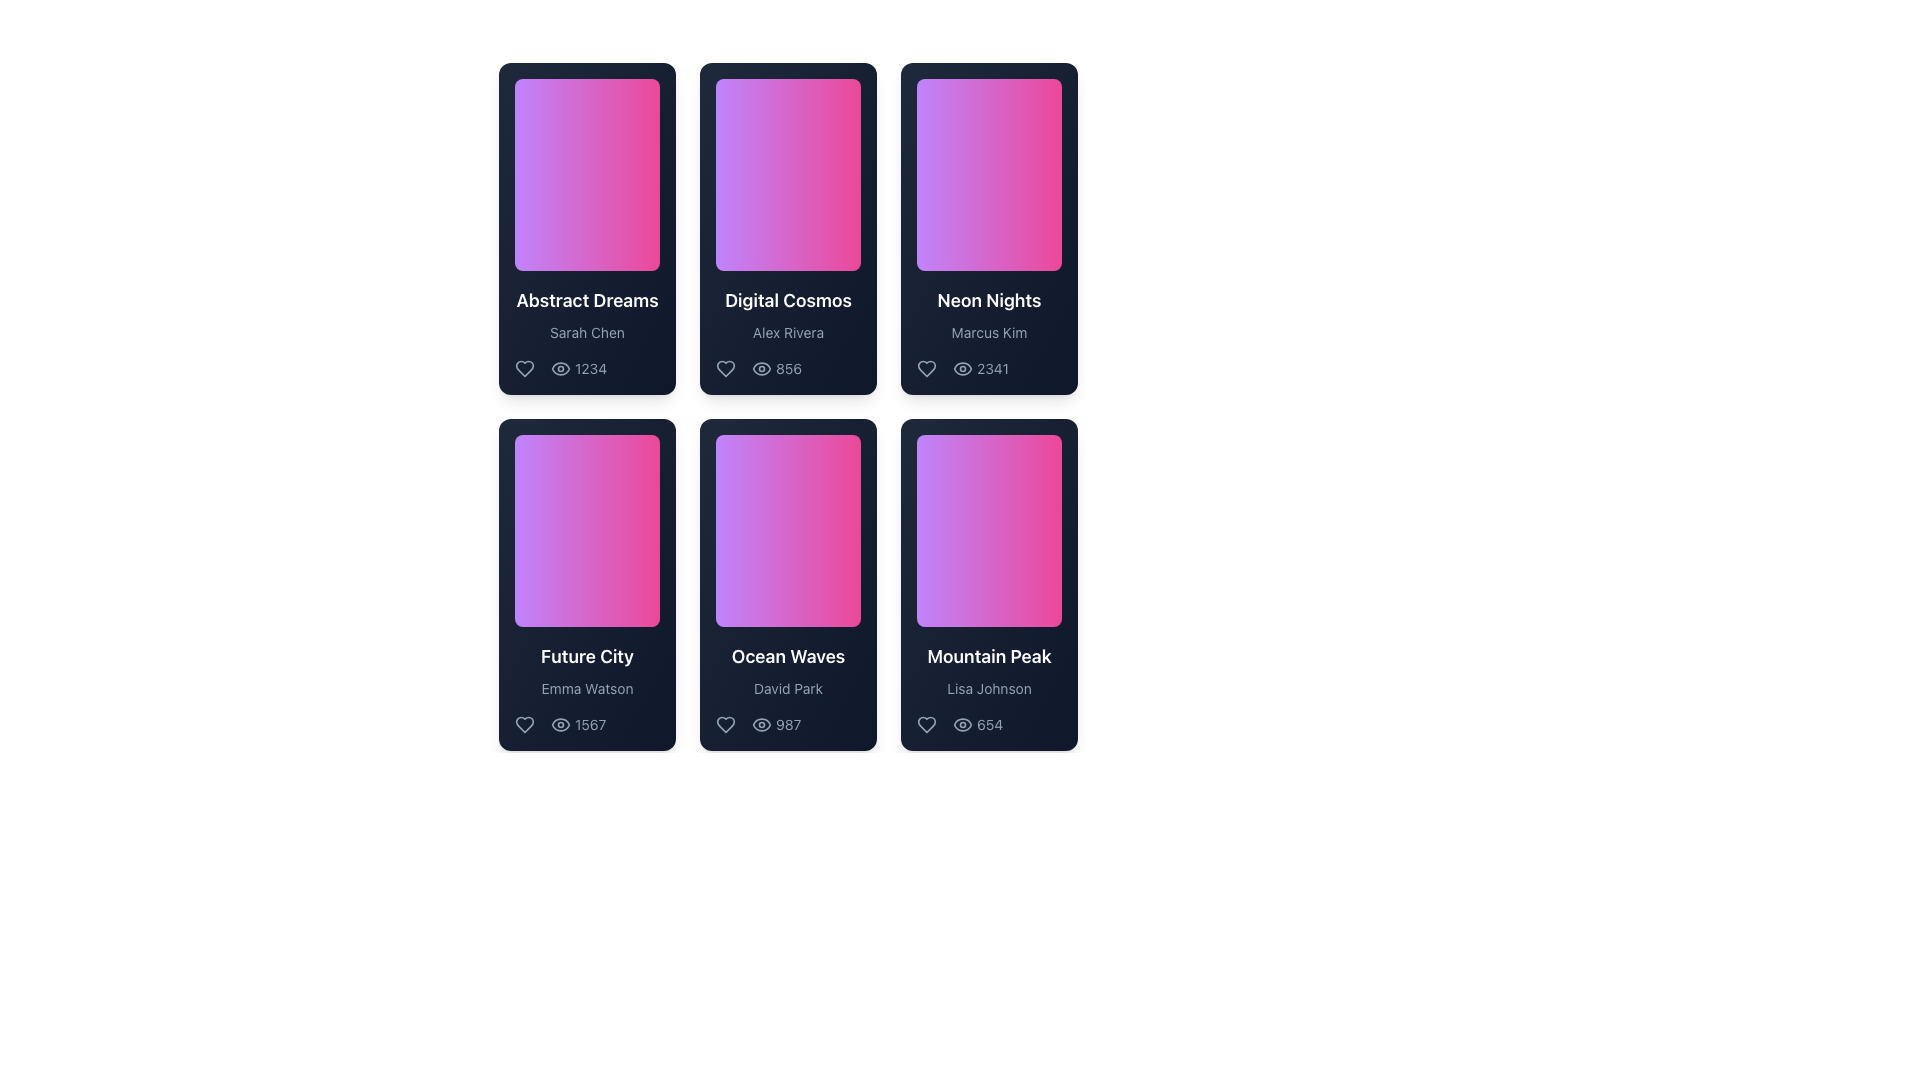  Describe the element at coordinates (761, 369) in the screenshot. I see `the oval-shaped eye icon with a smooth stroke located in the second card of the first row in the grid layout to observe its visual representation` at that location.